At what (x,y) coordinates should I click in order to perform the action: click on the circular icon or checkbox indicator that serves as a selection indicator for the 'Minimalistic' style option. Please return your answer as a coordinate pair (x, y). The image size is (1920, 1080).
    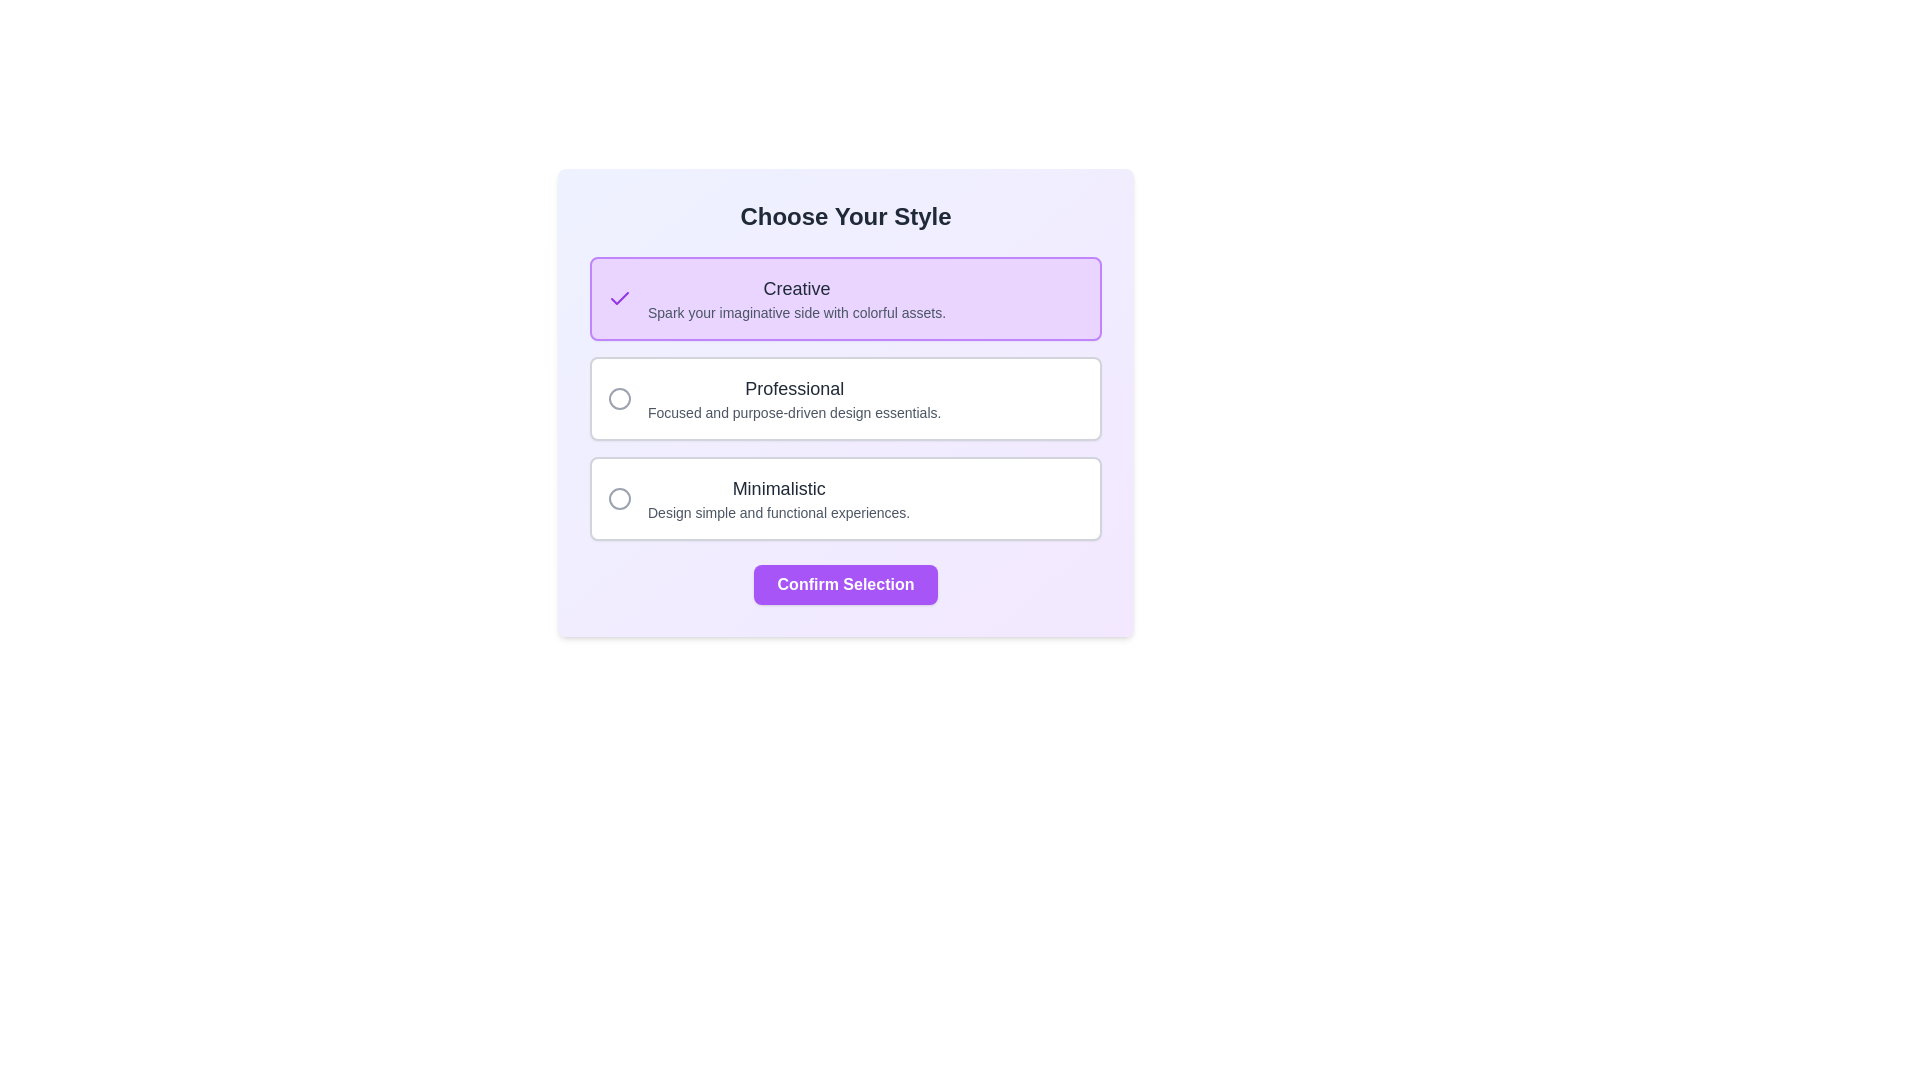
    Looking at the image, I should click on (618, 497).